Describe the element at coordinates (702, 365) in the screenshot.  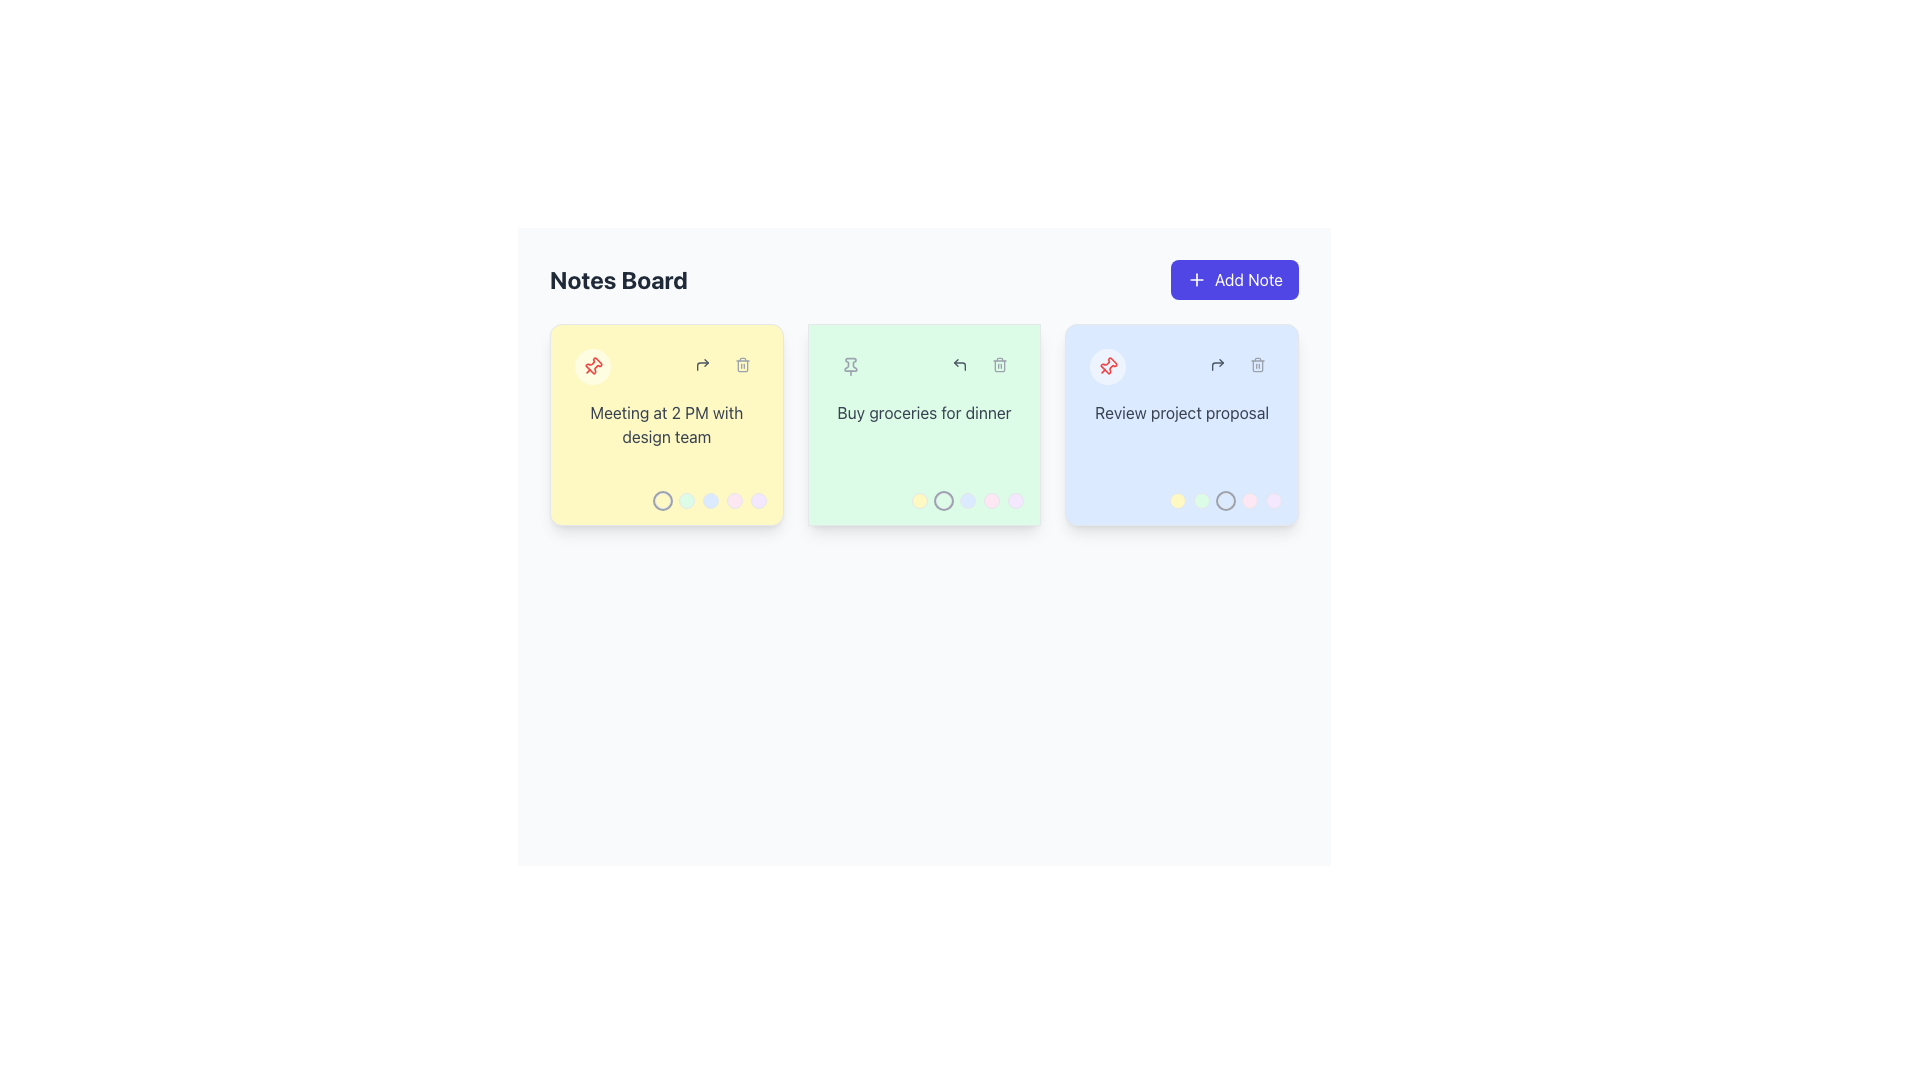
I see `the icon button shaped like a curved arrow pointing upward to the right, located in the toolbar of the 'Review project proposal' note card` at that location.